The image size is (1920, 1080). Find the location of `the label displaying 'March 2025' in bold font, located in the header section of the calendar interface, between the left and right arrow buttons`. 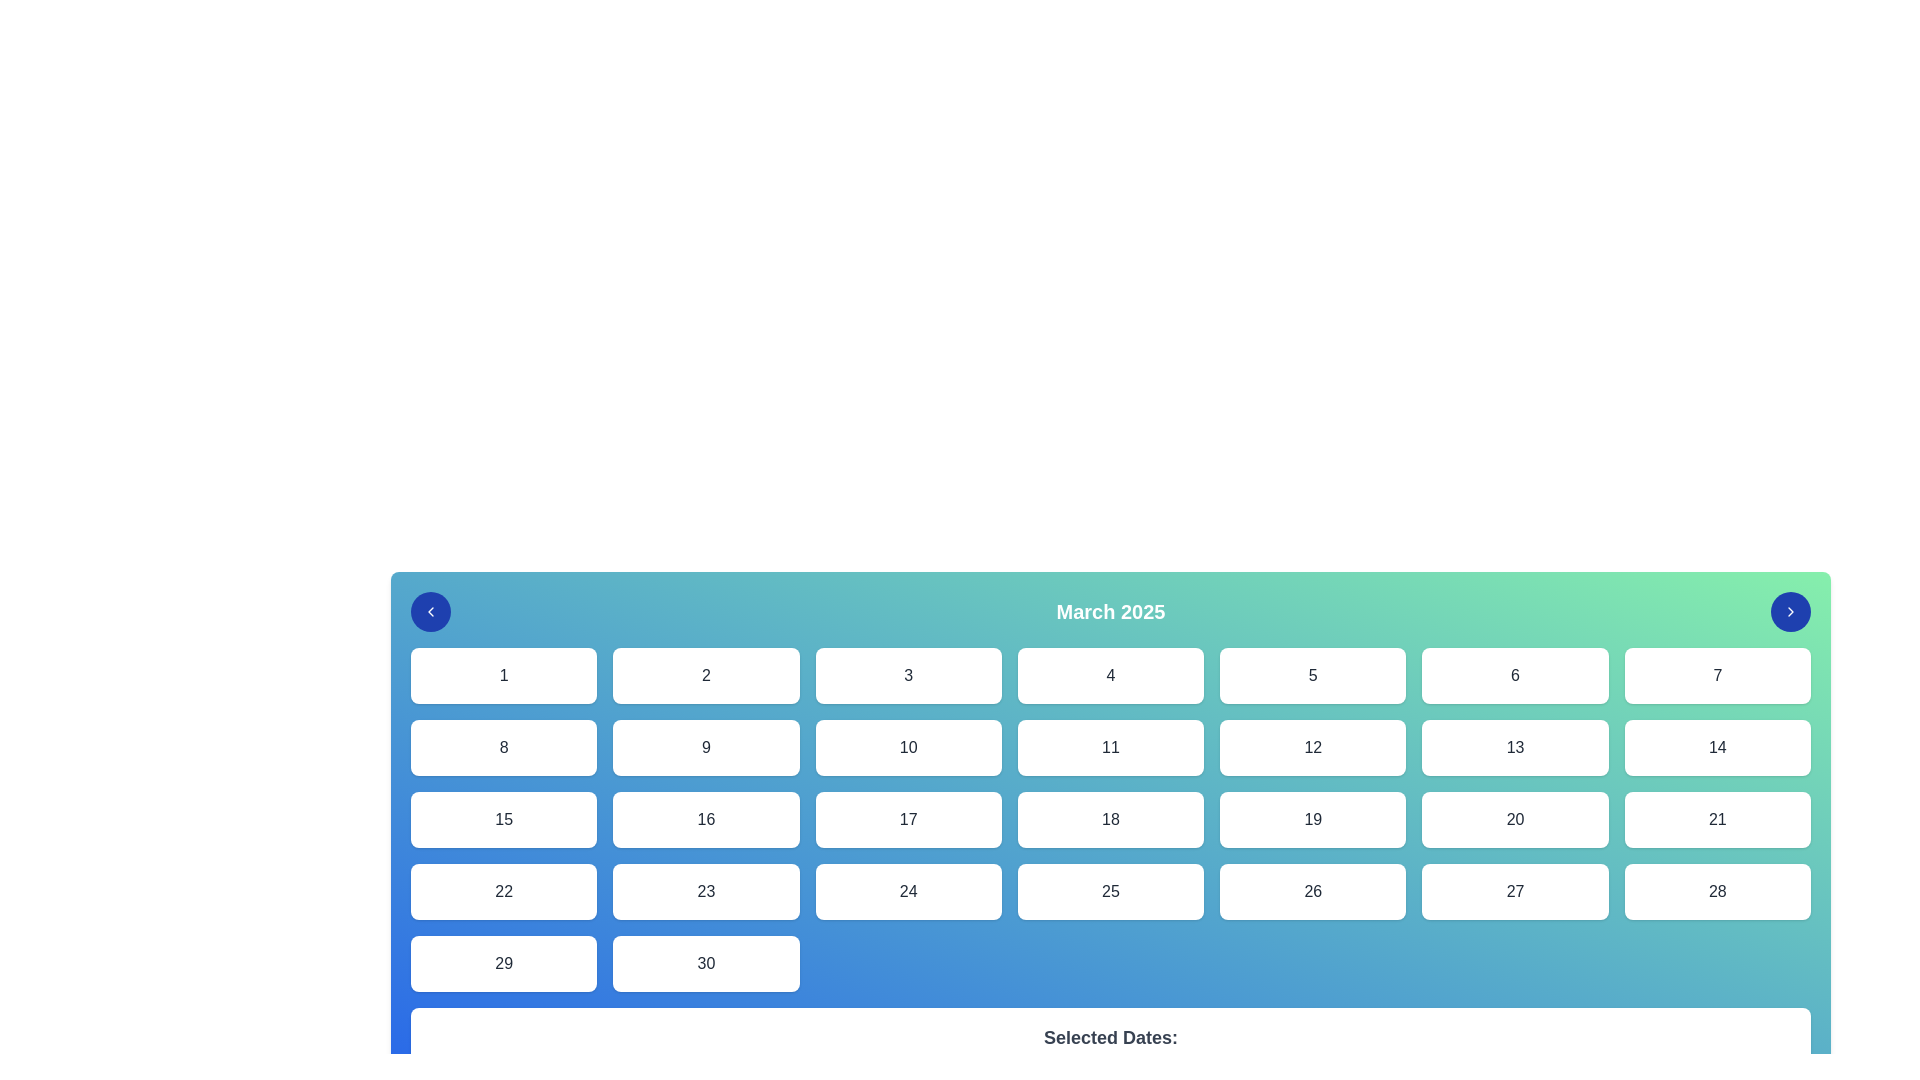

the label displaying 'March 2025' in bold font, located in the header section of the calendar interface, between the left and right arrow buttons is located at coordinates (1109, 611).